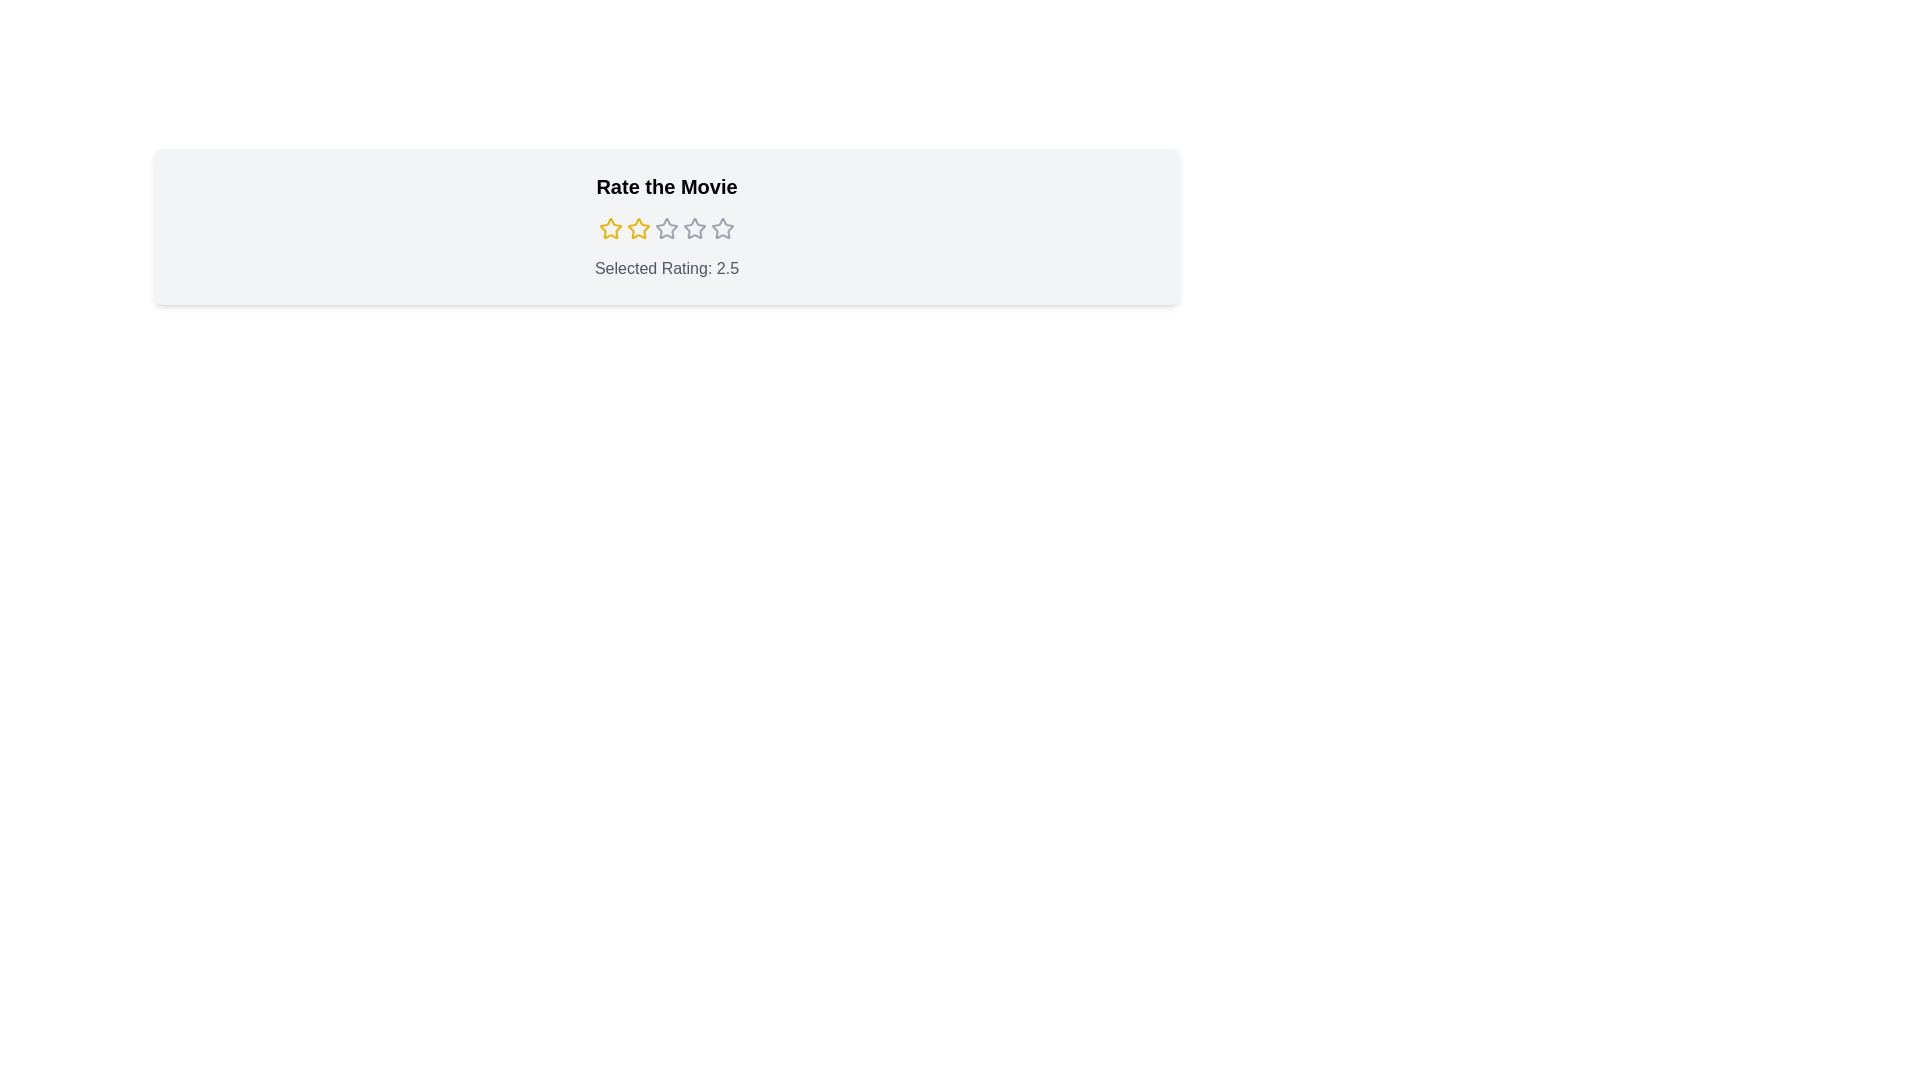 The width and height of the screenshot is (1920, 1080). Describe the element at coordinates (695, 227) in the screenshot. I see `the third star icon in the rating system, which allows users to input a rating visually` at that location.